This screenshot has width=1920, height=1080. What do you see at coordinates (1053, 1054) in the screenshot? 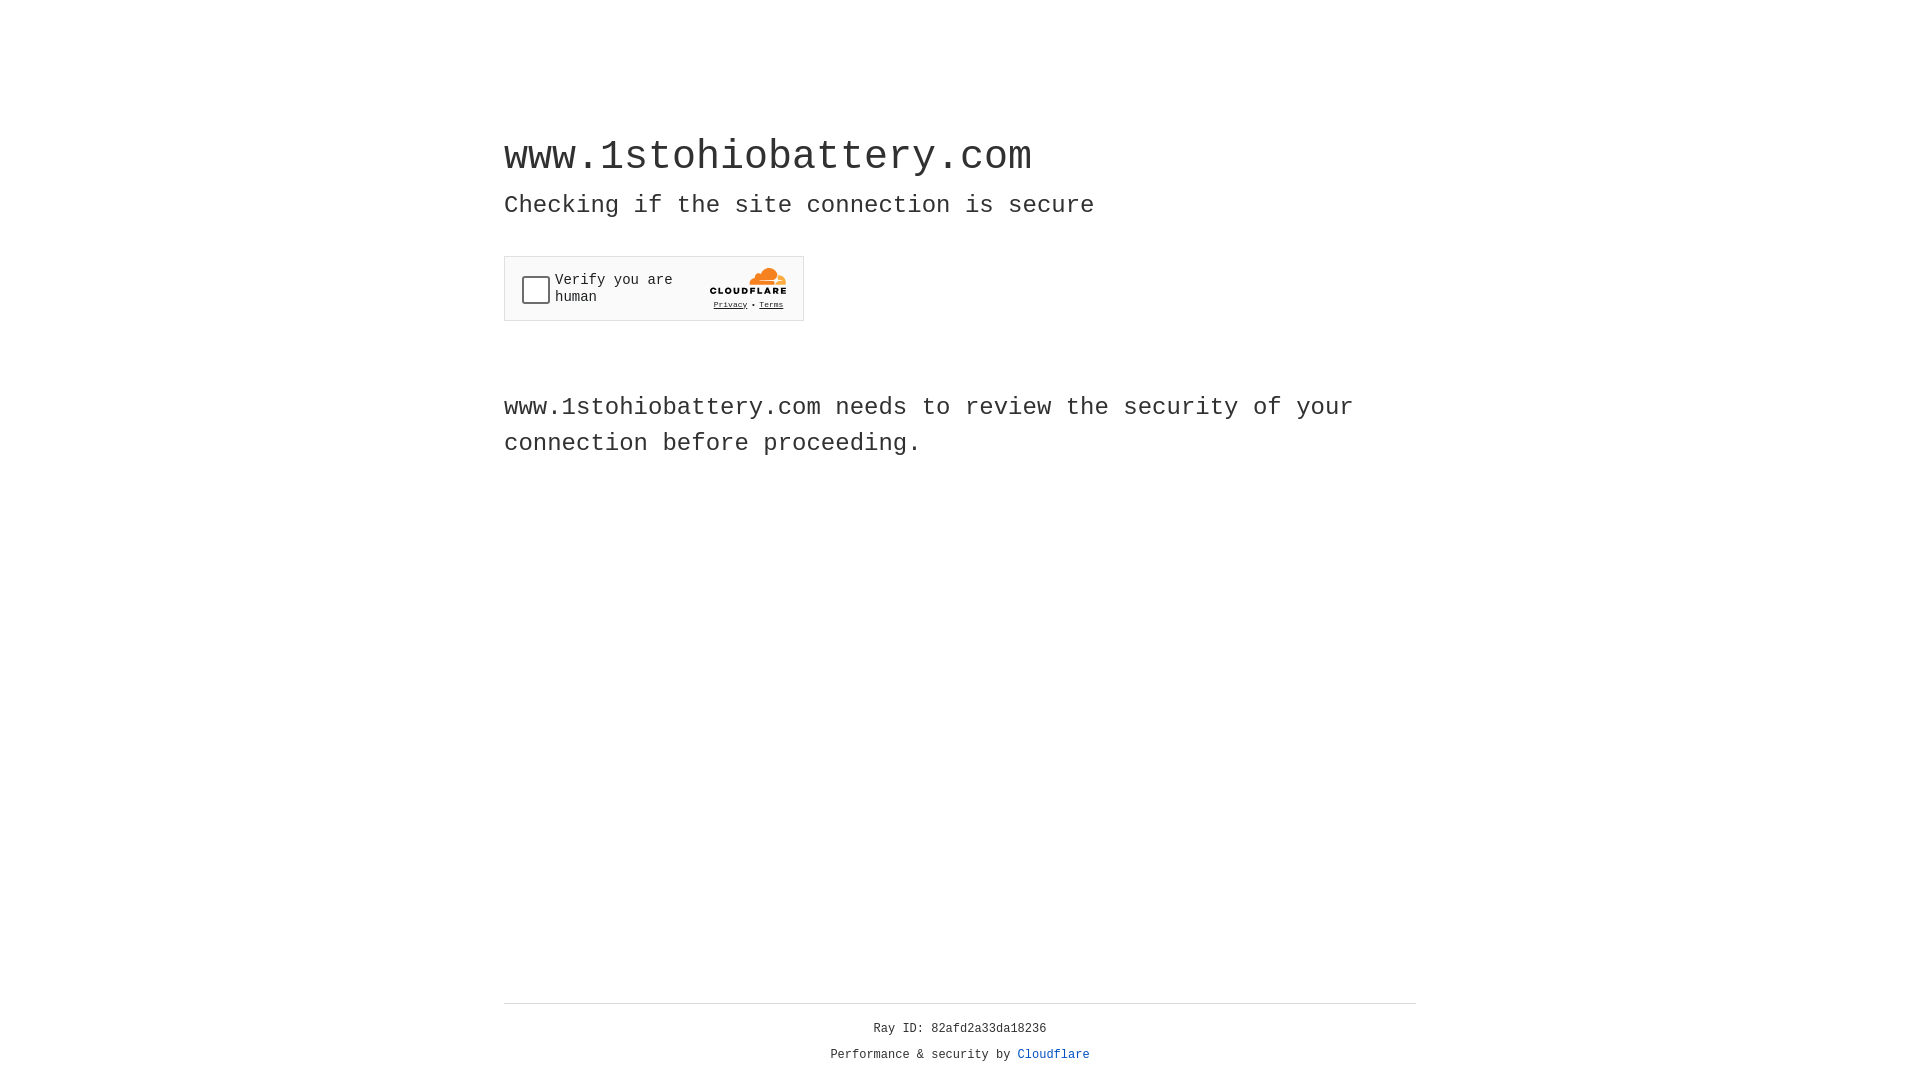
I see `'Cloudflare'` at bounding box center [1053, 1054].